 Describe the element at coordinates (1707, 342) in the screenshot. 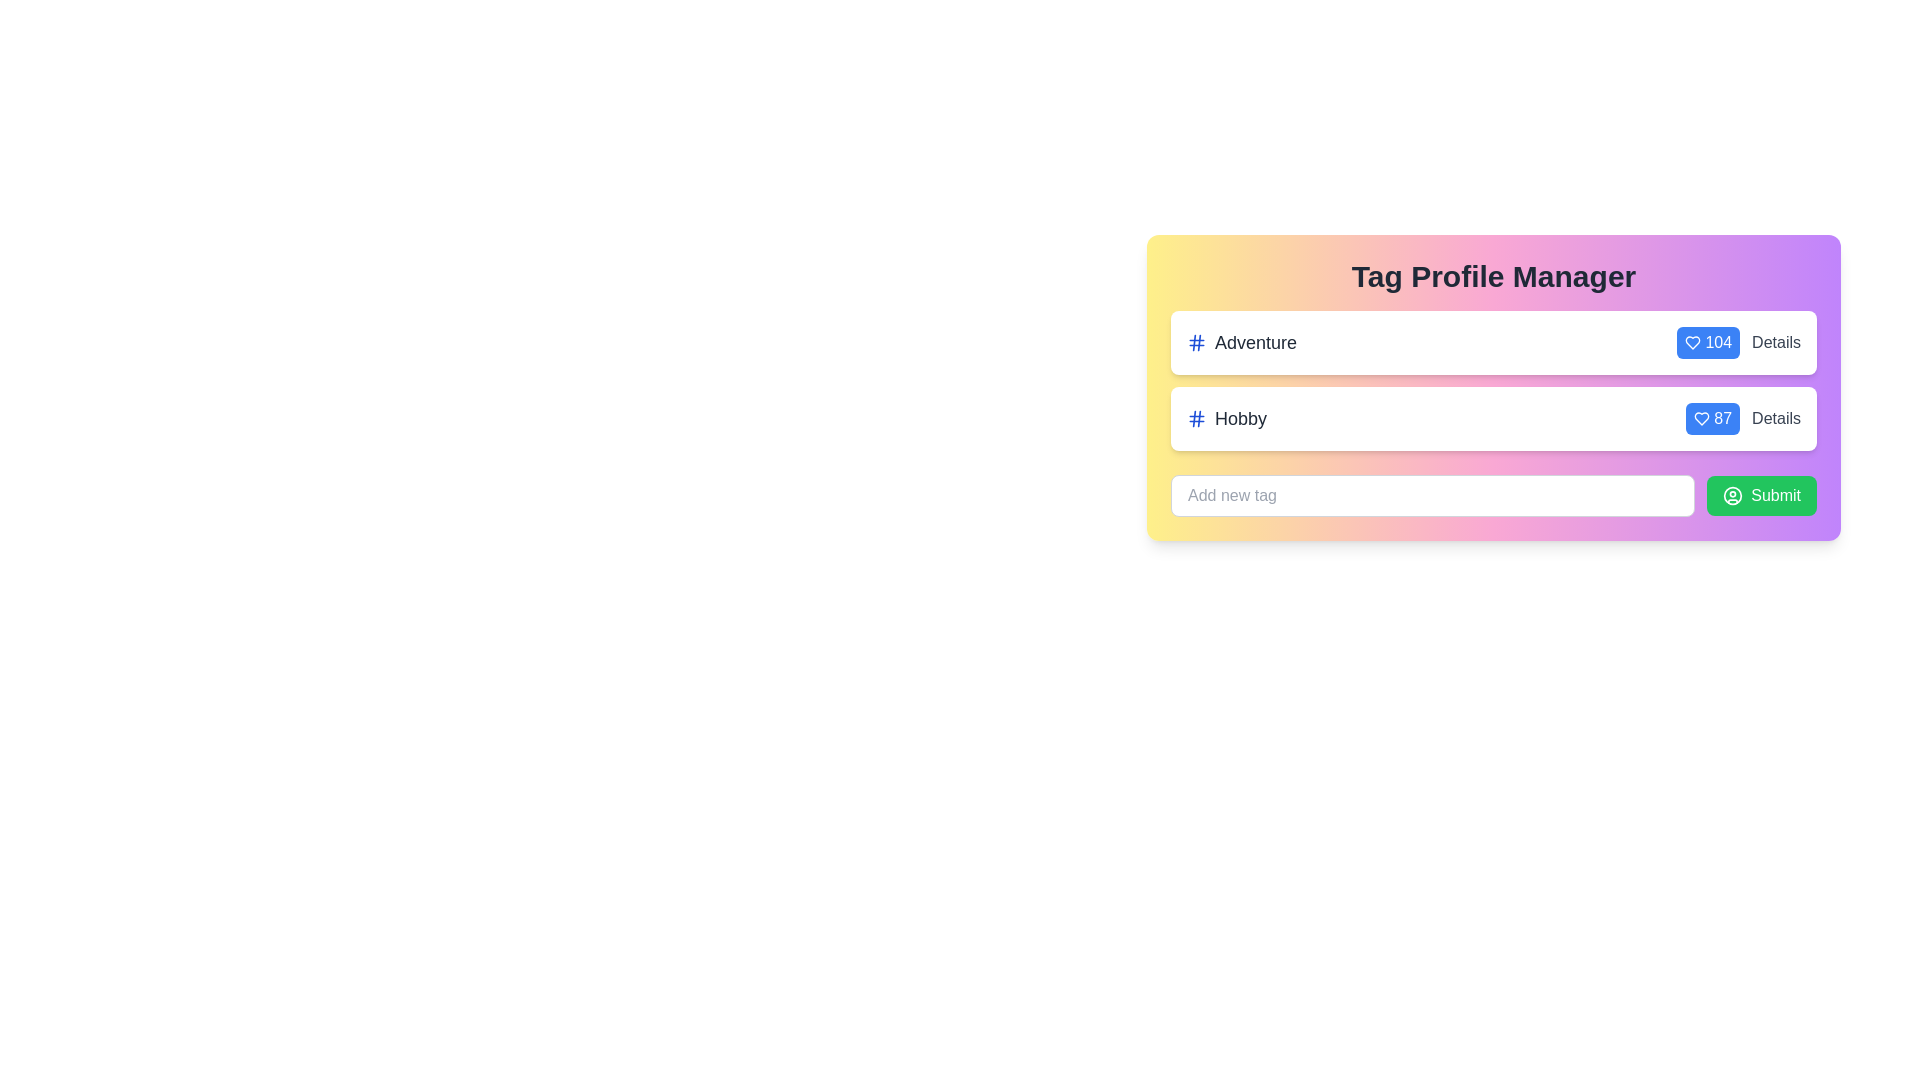

I see `the button indicating the number of likes associated with the Adventure tag, located in the third row of the profile management panel, to the right of 'Adventure' and left of 'Details'` at that location.